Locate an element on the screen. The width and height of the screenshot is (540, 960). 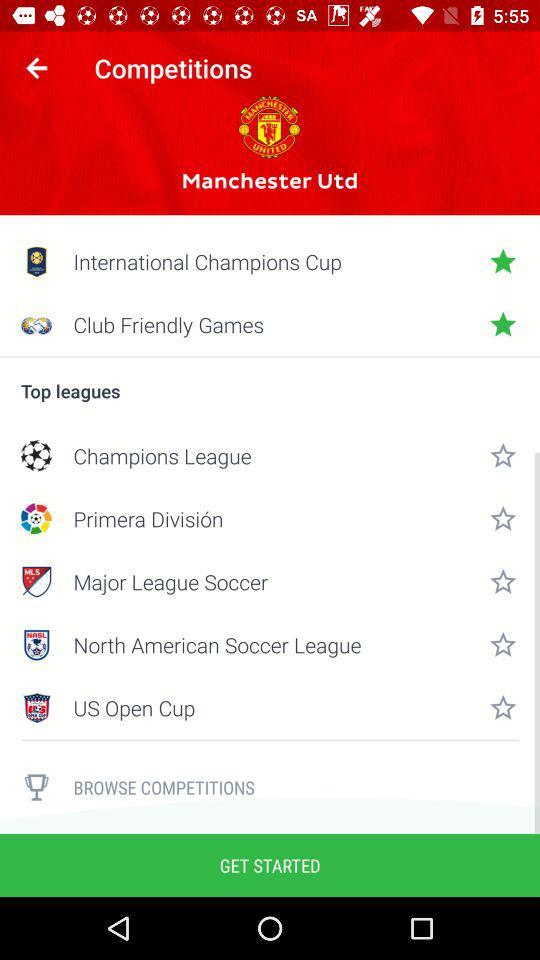
the icon below north american soccer item is located at coordinates (270, 708).